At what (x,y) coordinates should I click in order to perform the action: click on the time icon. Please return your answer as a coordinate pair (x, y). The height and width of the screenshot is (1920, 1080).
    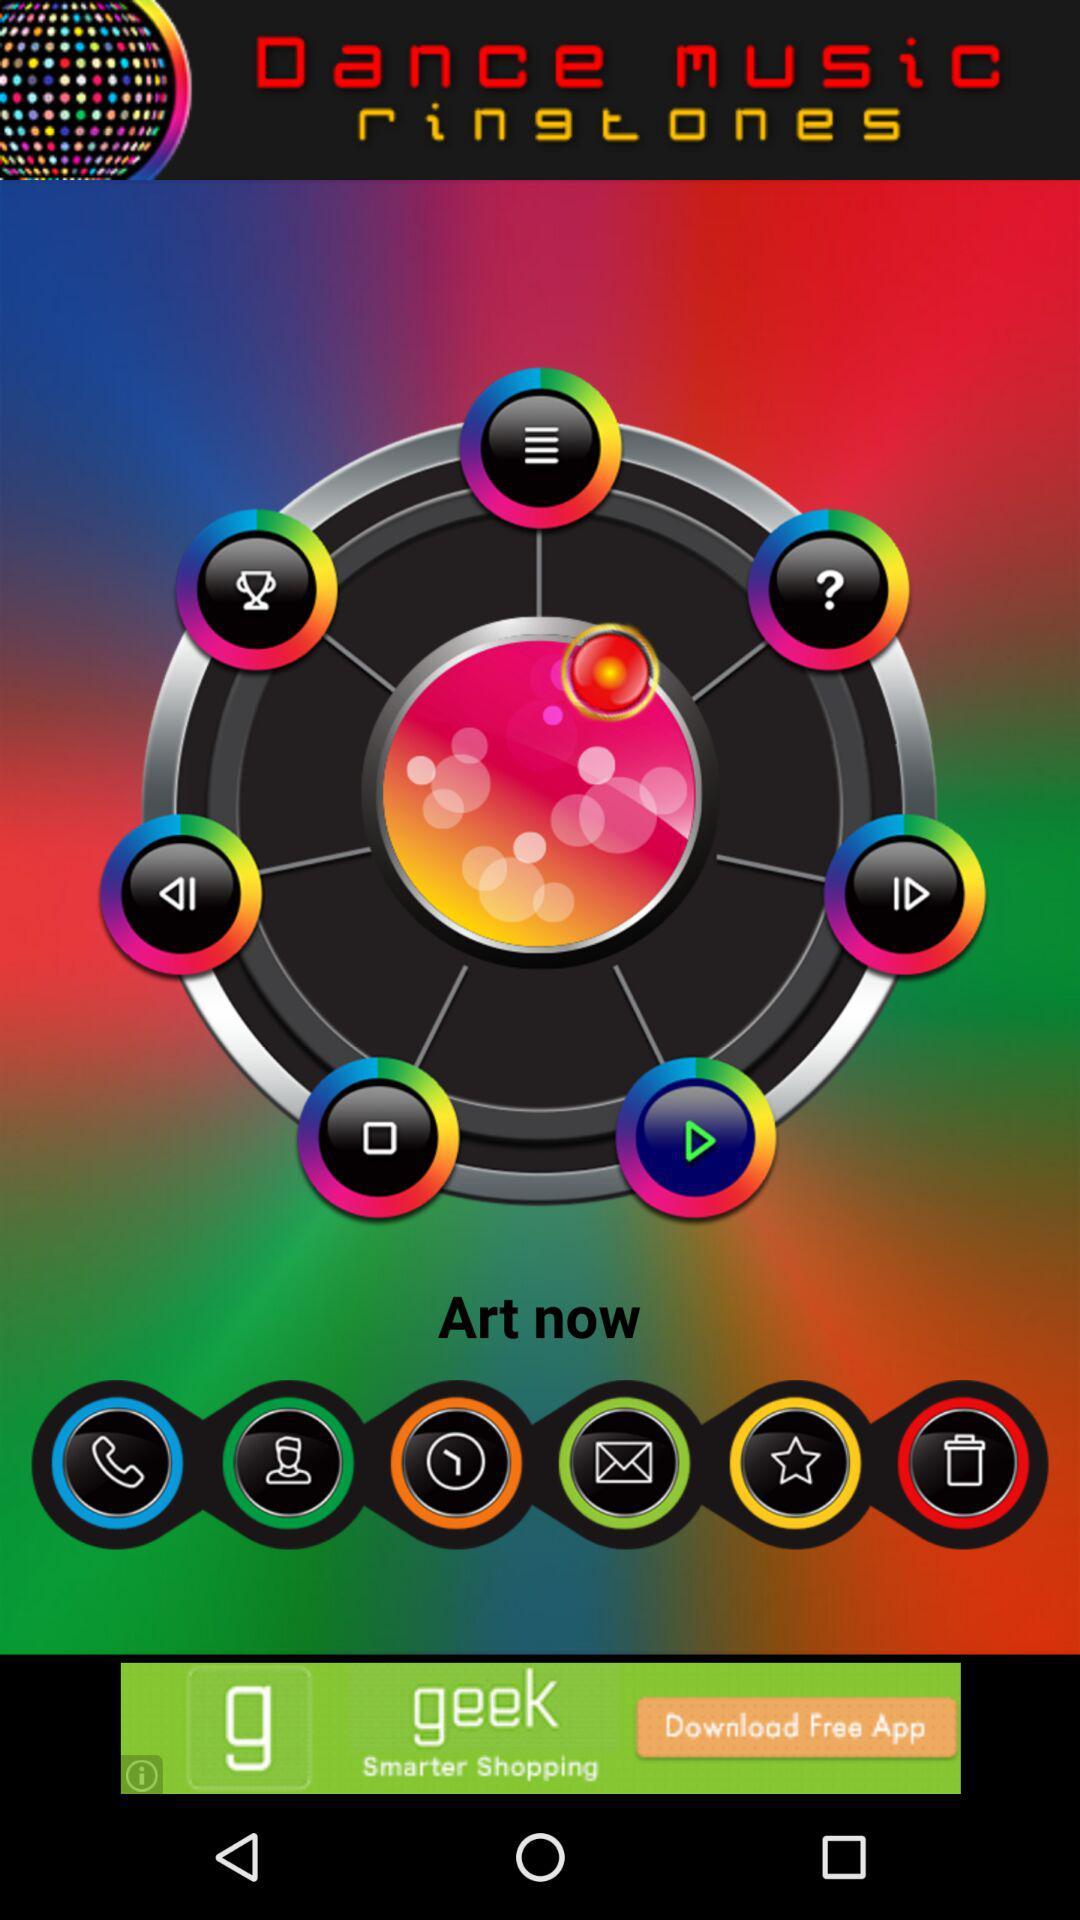
    Looking at the image, I should click on (455, 1566).